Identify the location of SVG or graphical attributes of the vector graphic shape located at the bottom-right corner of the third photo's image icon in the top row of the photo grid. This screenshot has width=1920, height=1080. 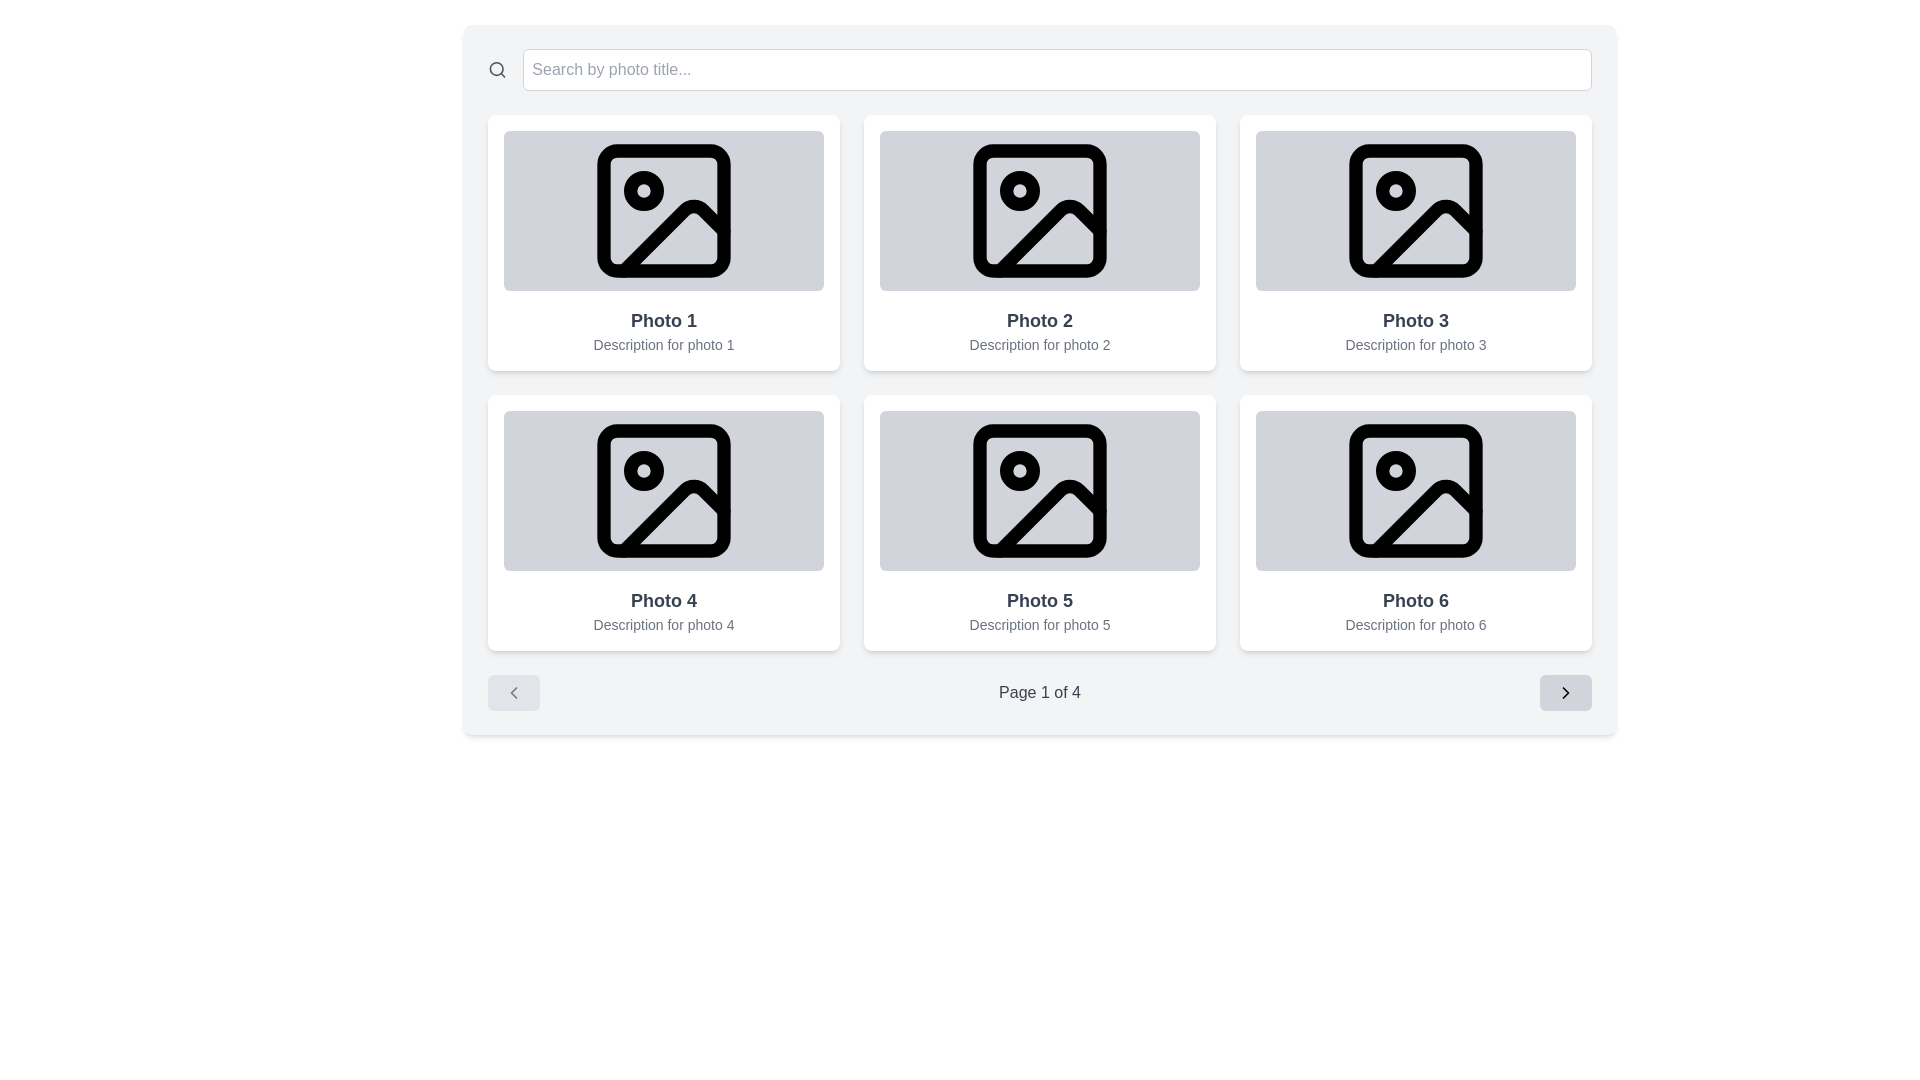
(1424, 237).